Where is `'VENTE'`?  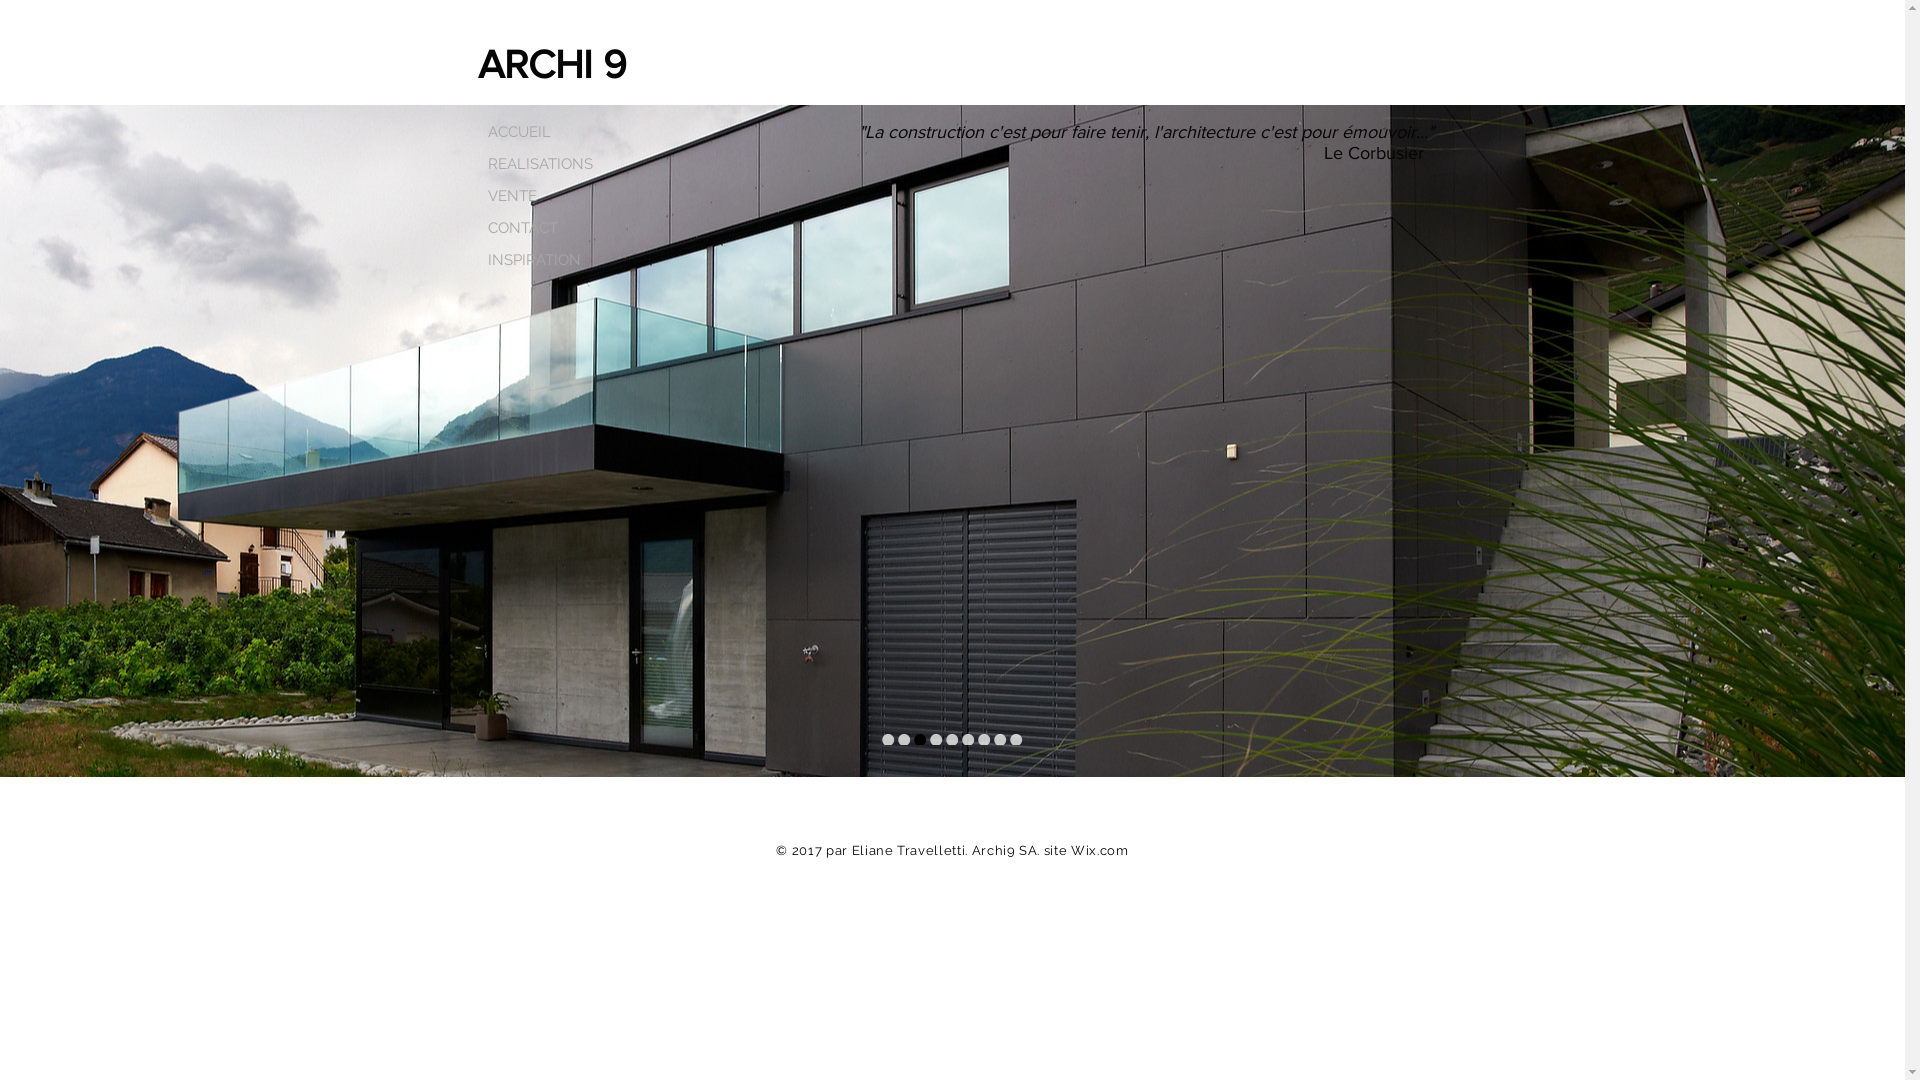 'VENTE' is located at coordinates (540, 196).